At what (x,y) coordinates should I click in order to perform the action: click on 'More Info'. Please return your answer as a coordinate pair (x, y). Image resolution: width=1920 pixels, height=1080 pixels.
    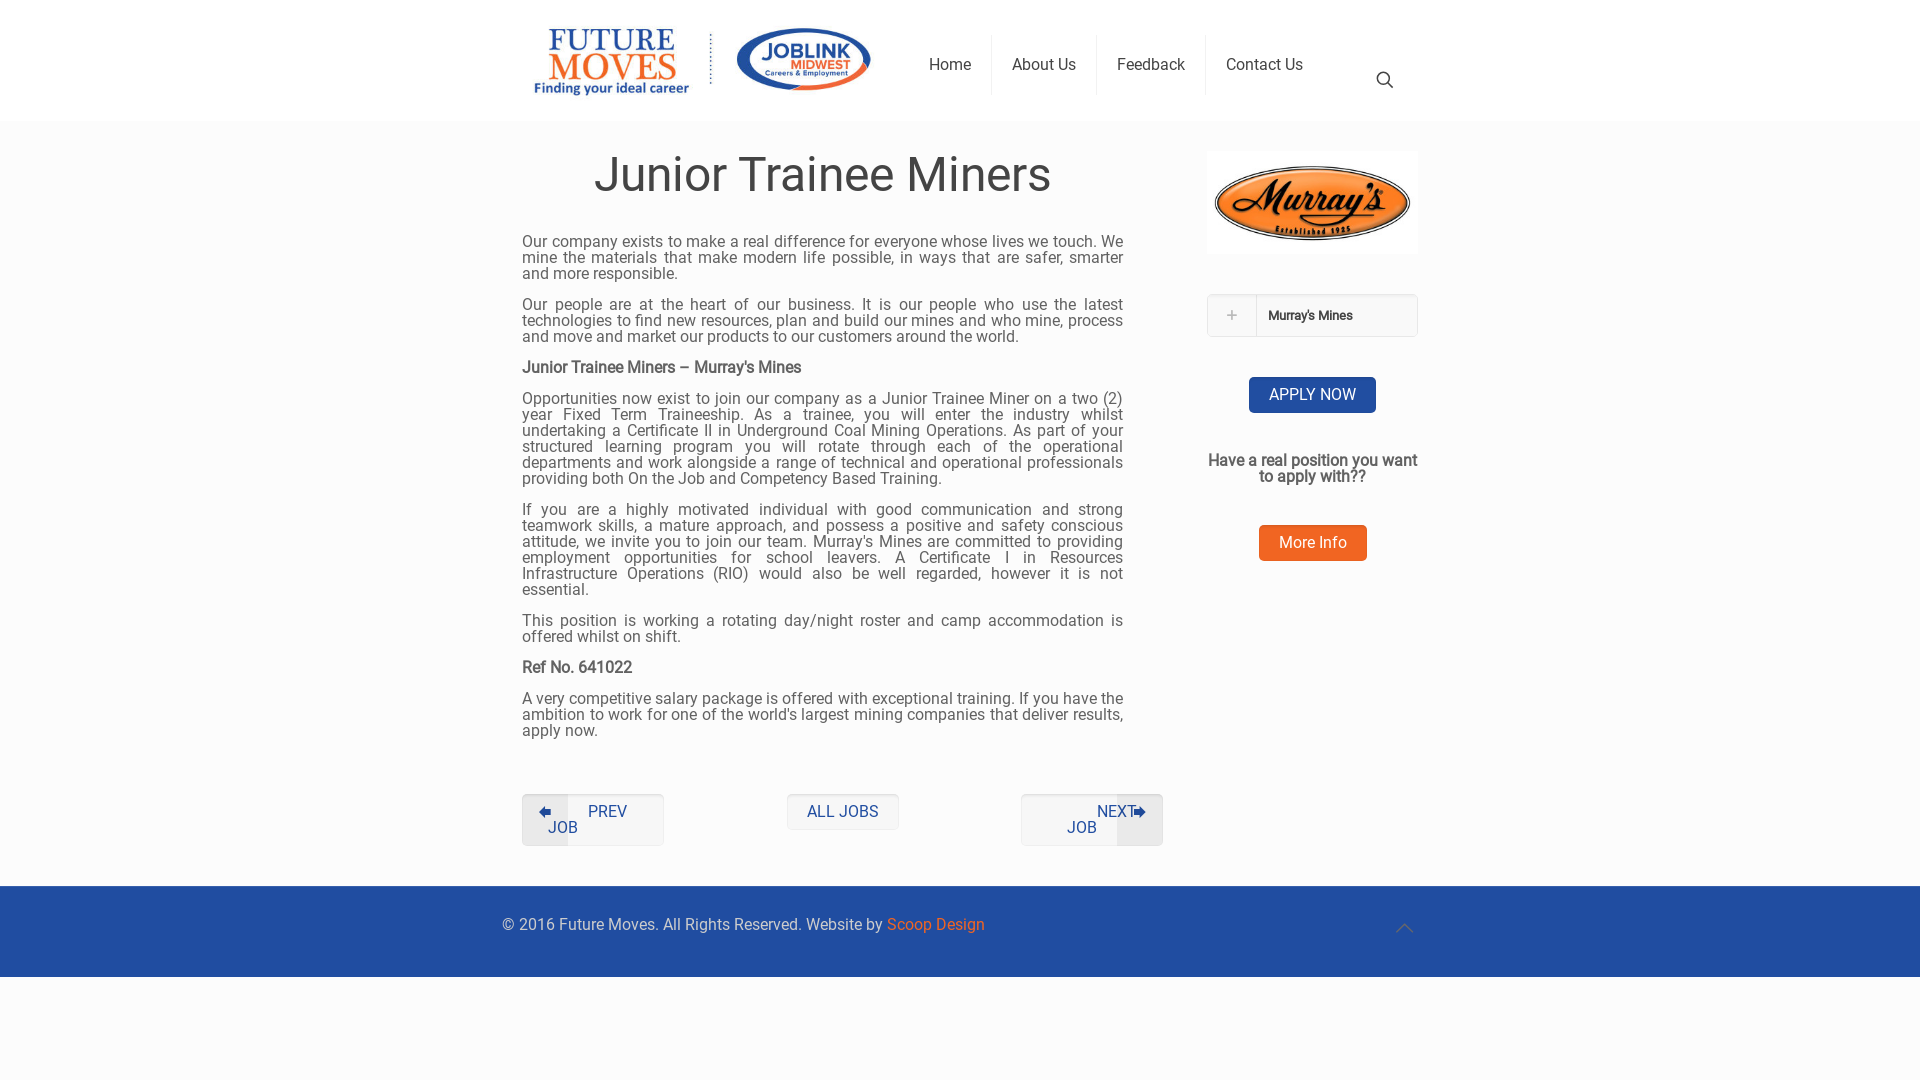
    Looking at the image, I should click on (1311, 543).